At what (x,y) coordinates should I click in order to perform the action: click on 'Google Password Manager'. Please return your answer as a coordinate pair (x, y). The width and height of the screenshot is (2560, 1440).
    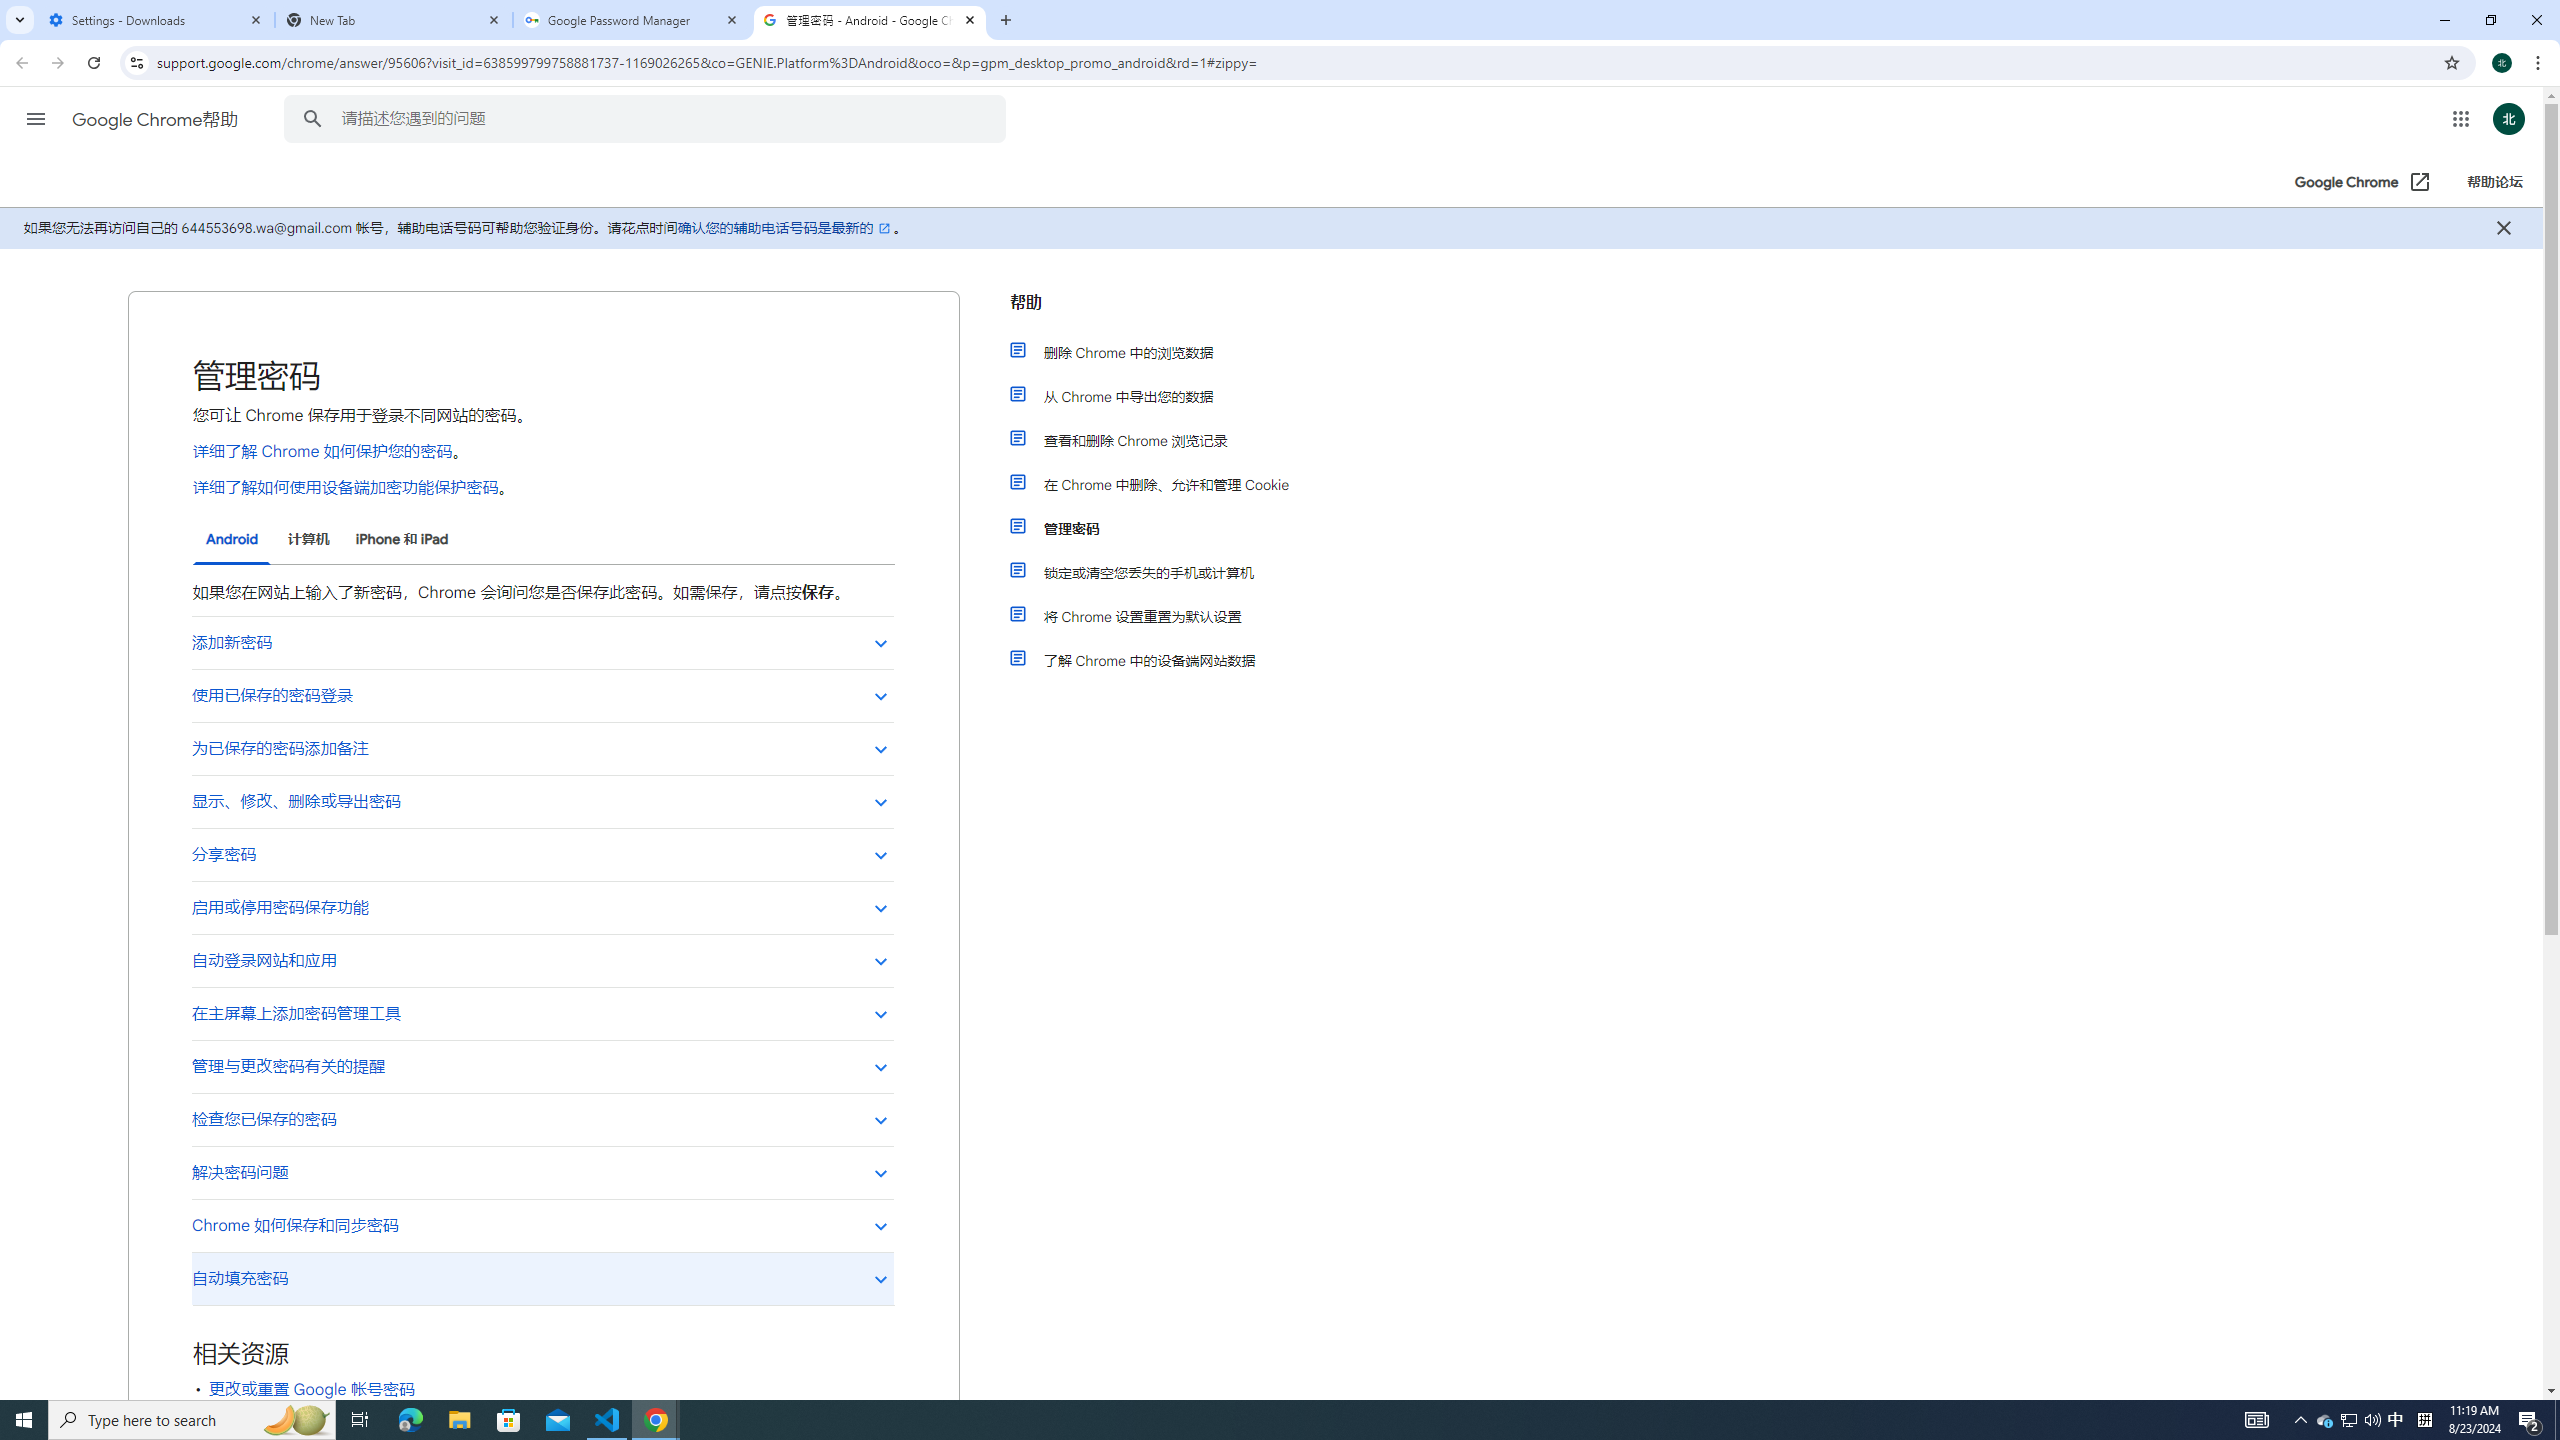
    Looking at the image, I should click on (631, 19).